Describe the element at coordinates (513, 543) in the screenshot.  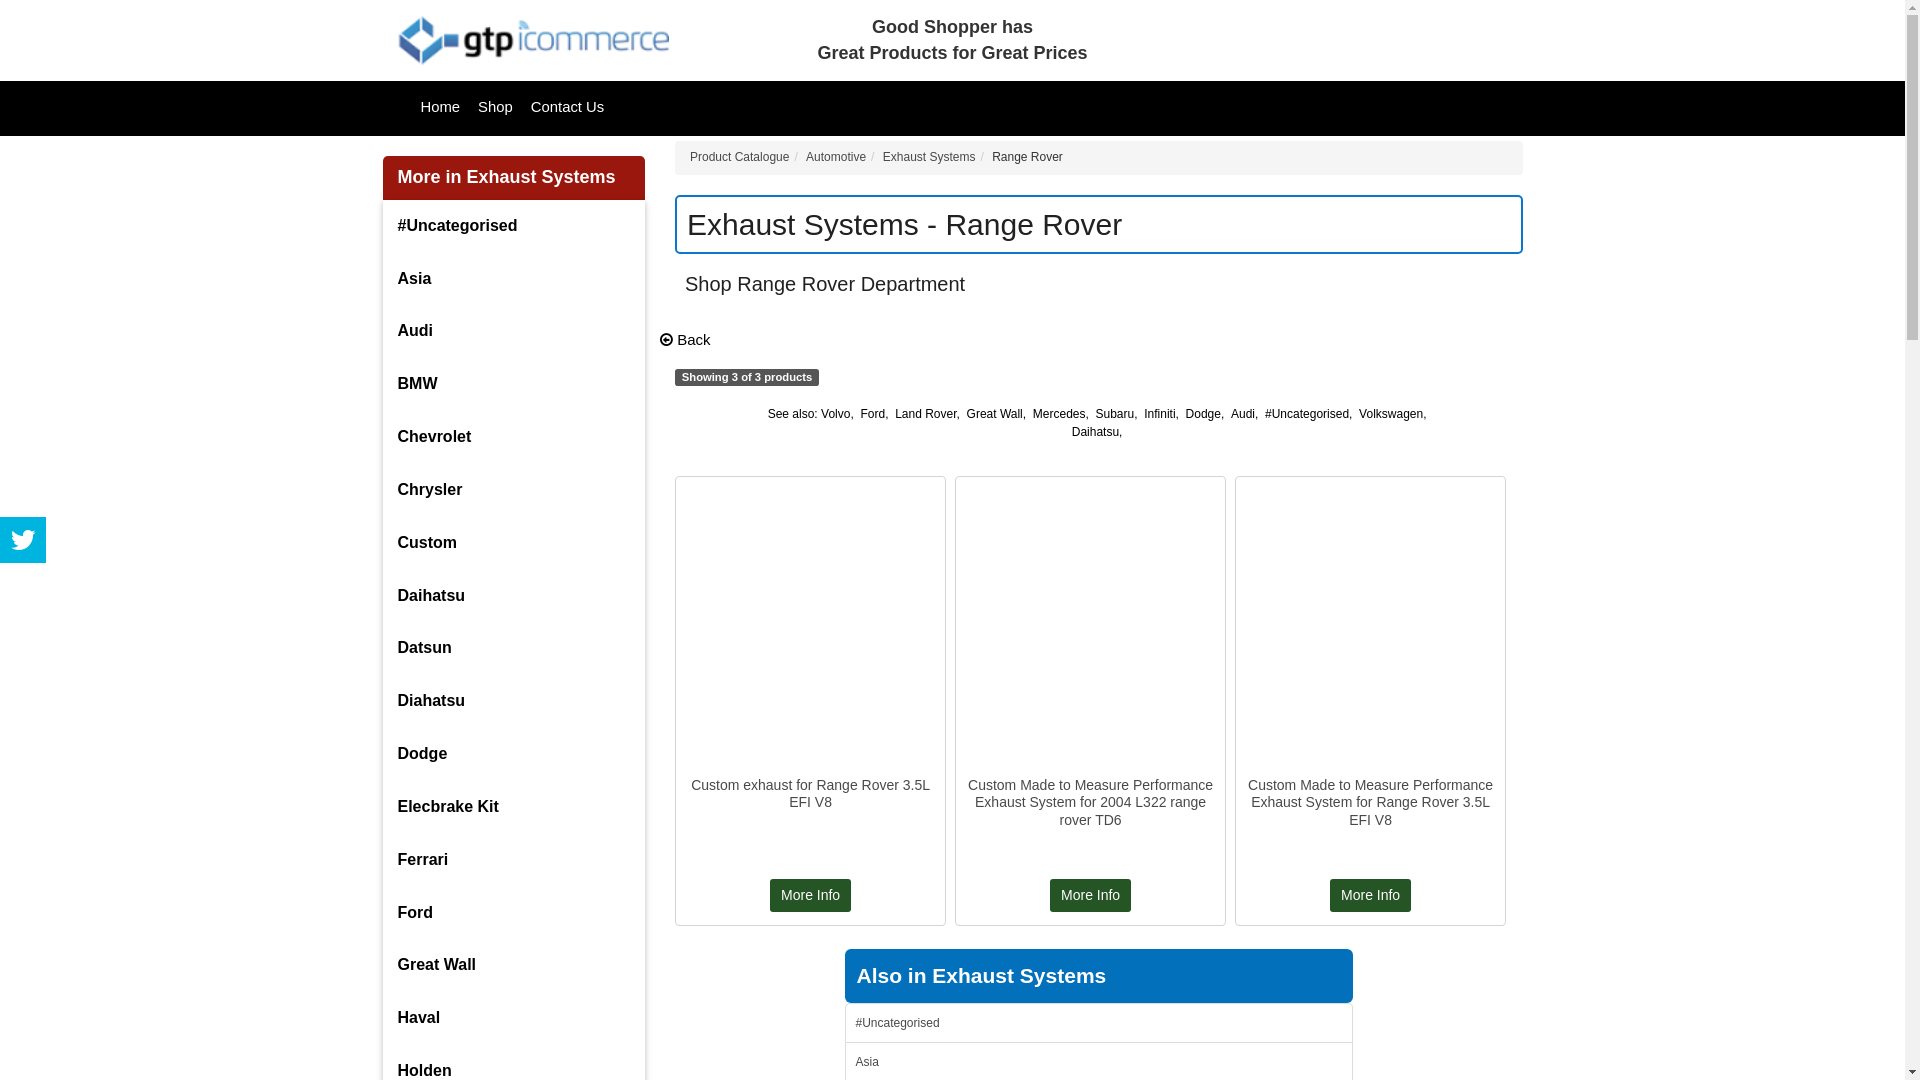
I see `'Custom'` at that location.